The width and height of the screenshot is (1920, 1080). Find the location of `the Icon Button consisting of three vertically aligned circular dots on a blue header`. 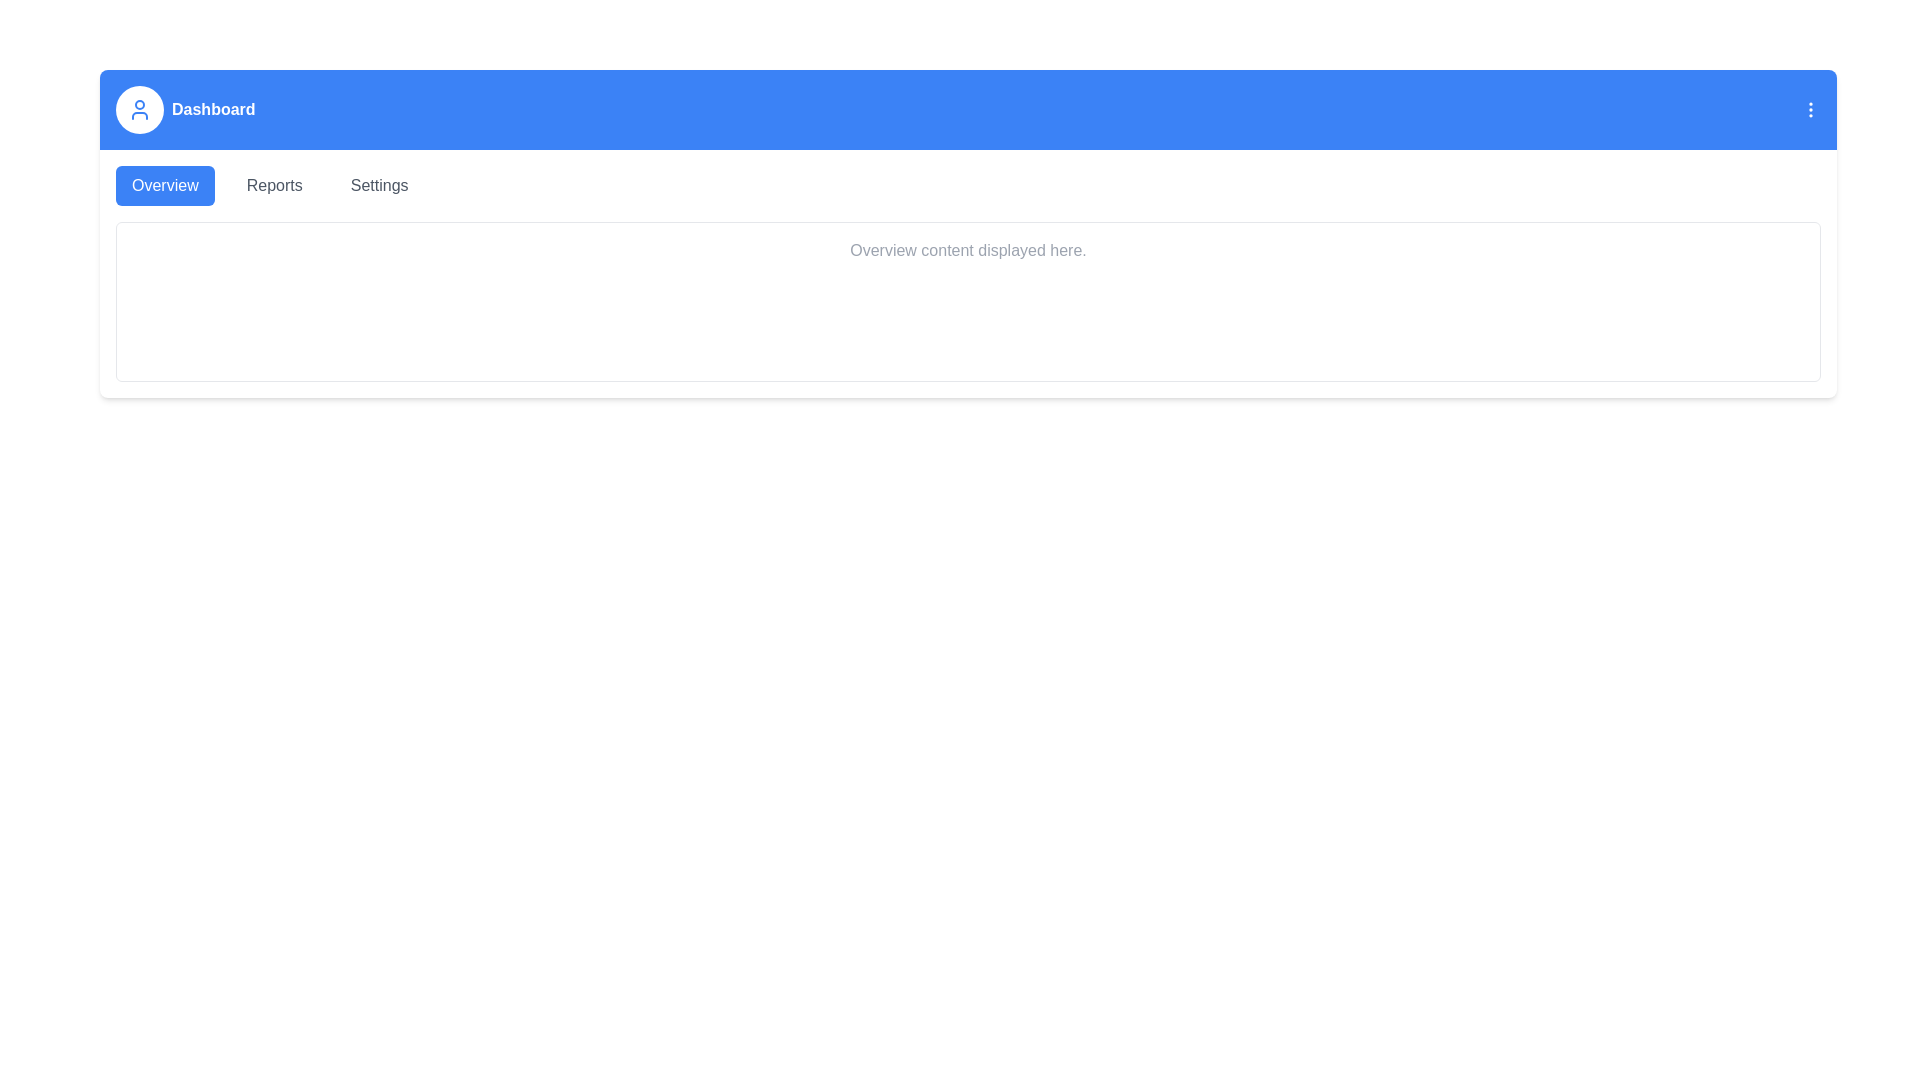

the Icon Button consisting of three vertically aligned circular dots on a blue header is located at coordinates (1810, 110).